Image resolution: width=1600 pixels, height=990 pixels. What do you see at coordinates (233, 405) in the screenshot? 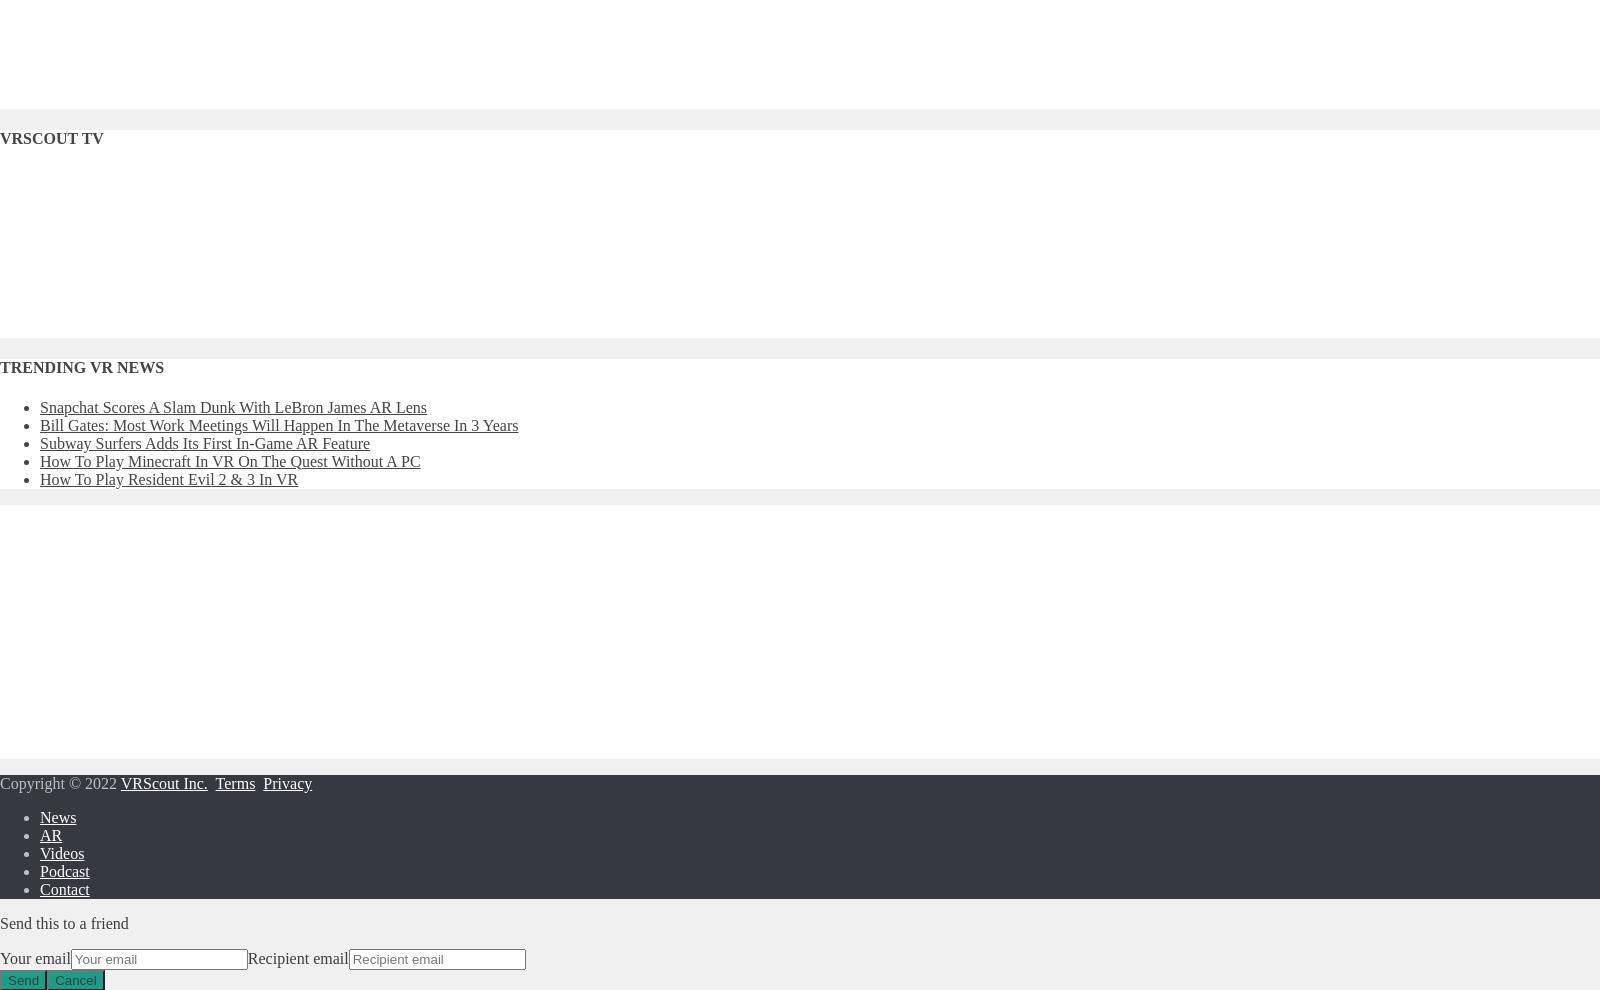
I see `'Snapchat Scores A Slam Dunk With LeBron James AR Lens'` at bounding box center [233, 405].